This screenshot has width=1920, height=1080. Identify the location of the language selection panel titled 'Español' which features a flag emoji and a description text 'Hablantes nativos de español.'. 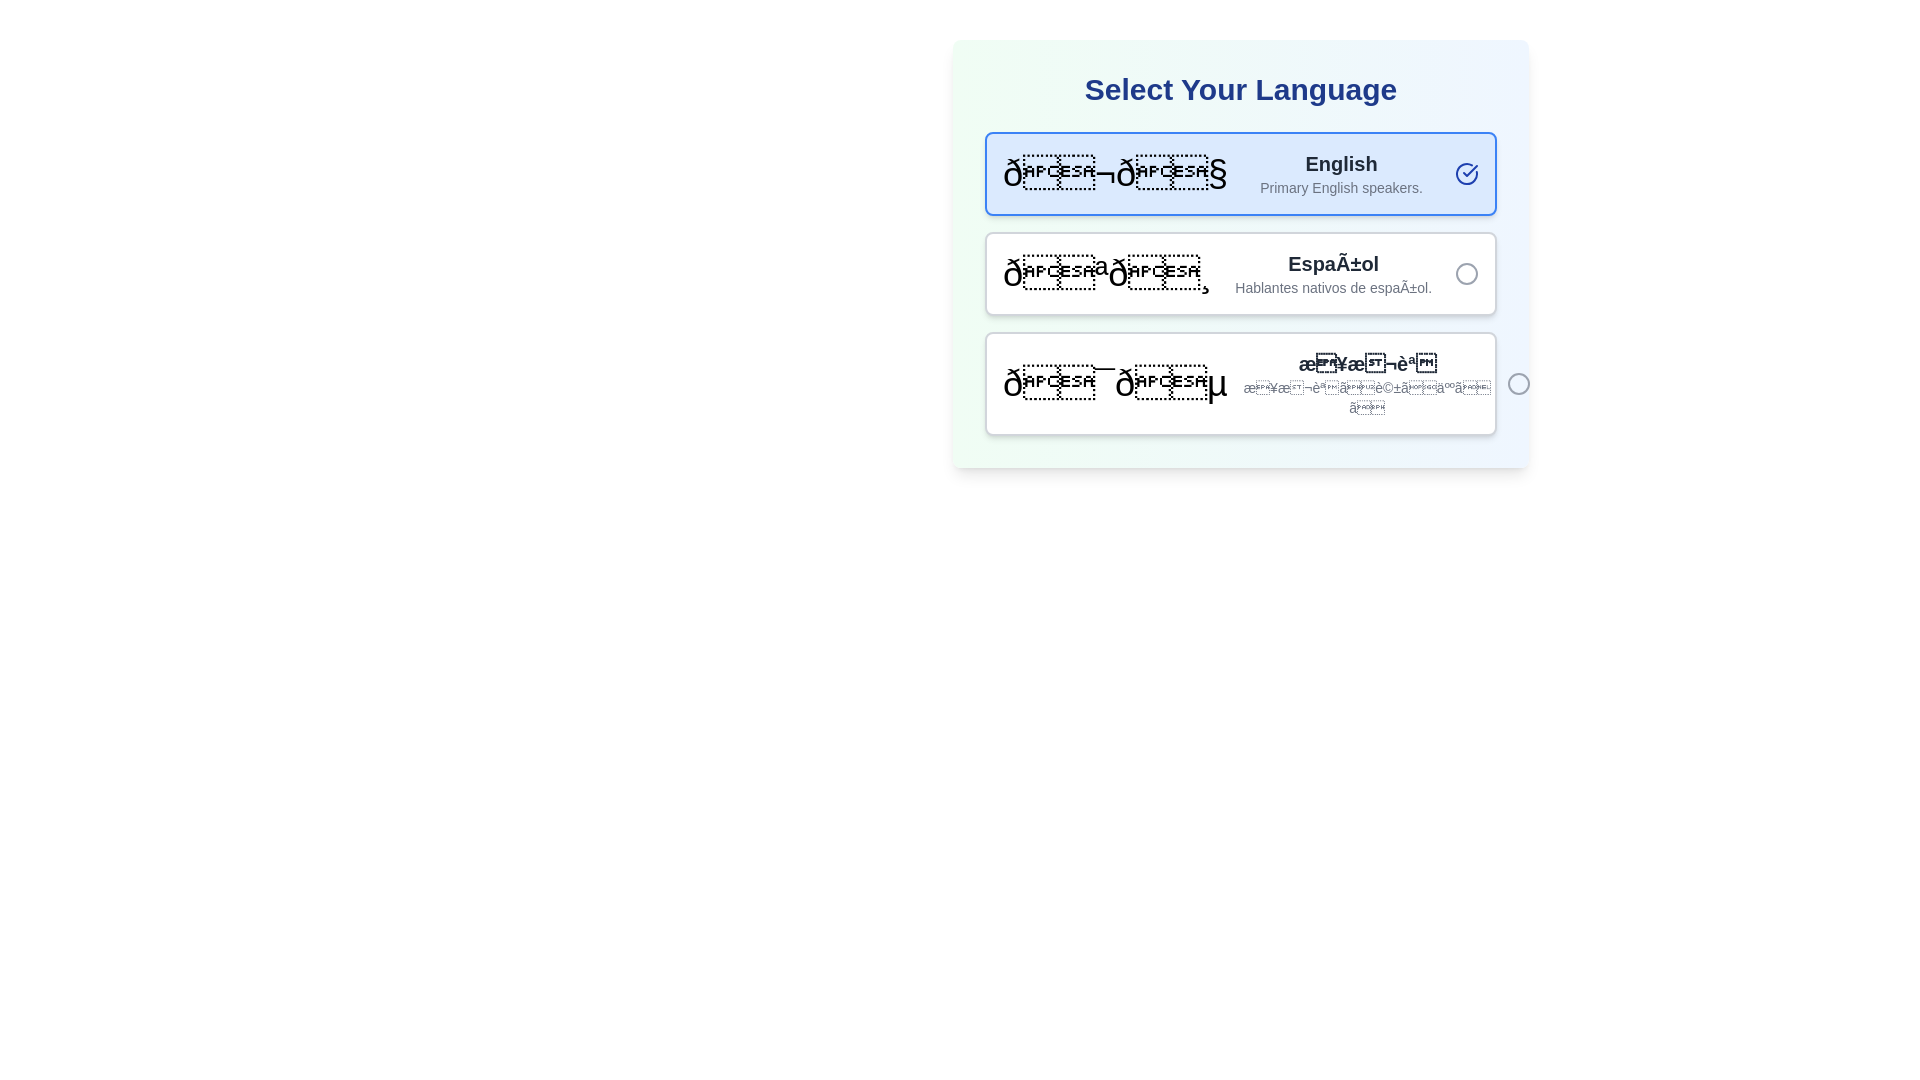
(1240, 273).